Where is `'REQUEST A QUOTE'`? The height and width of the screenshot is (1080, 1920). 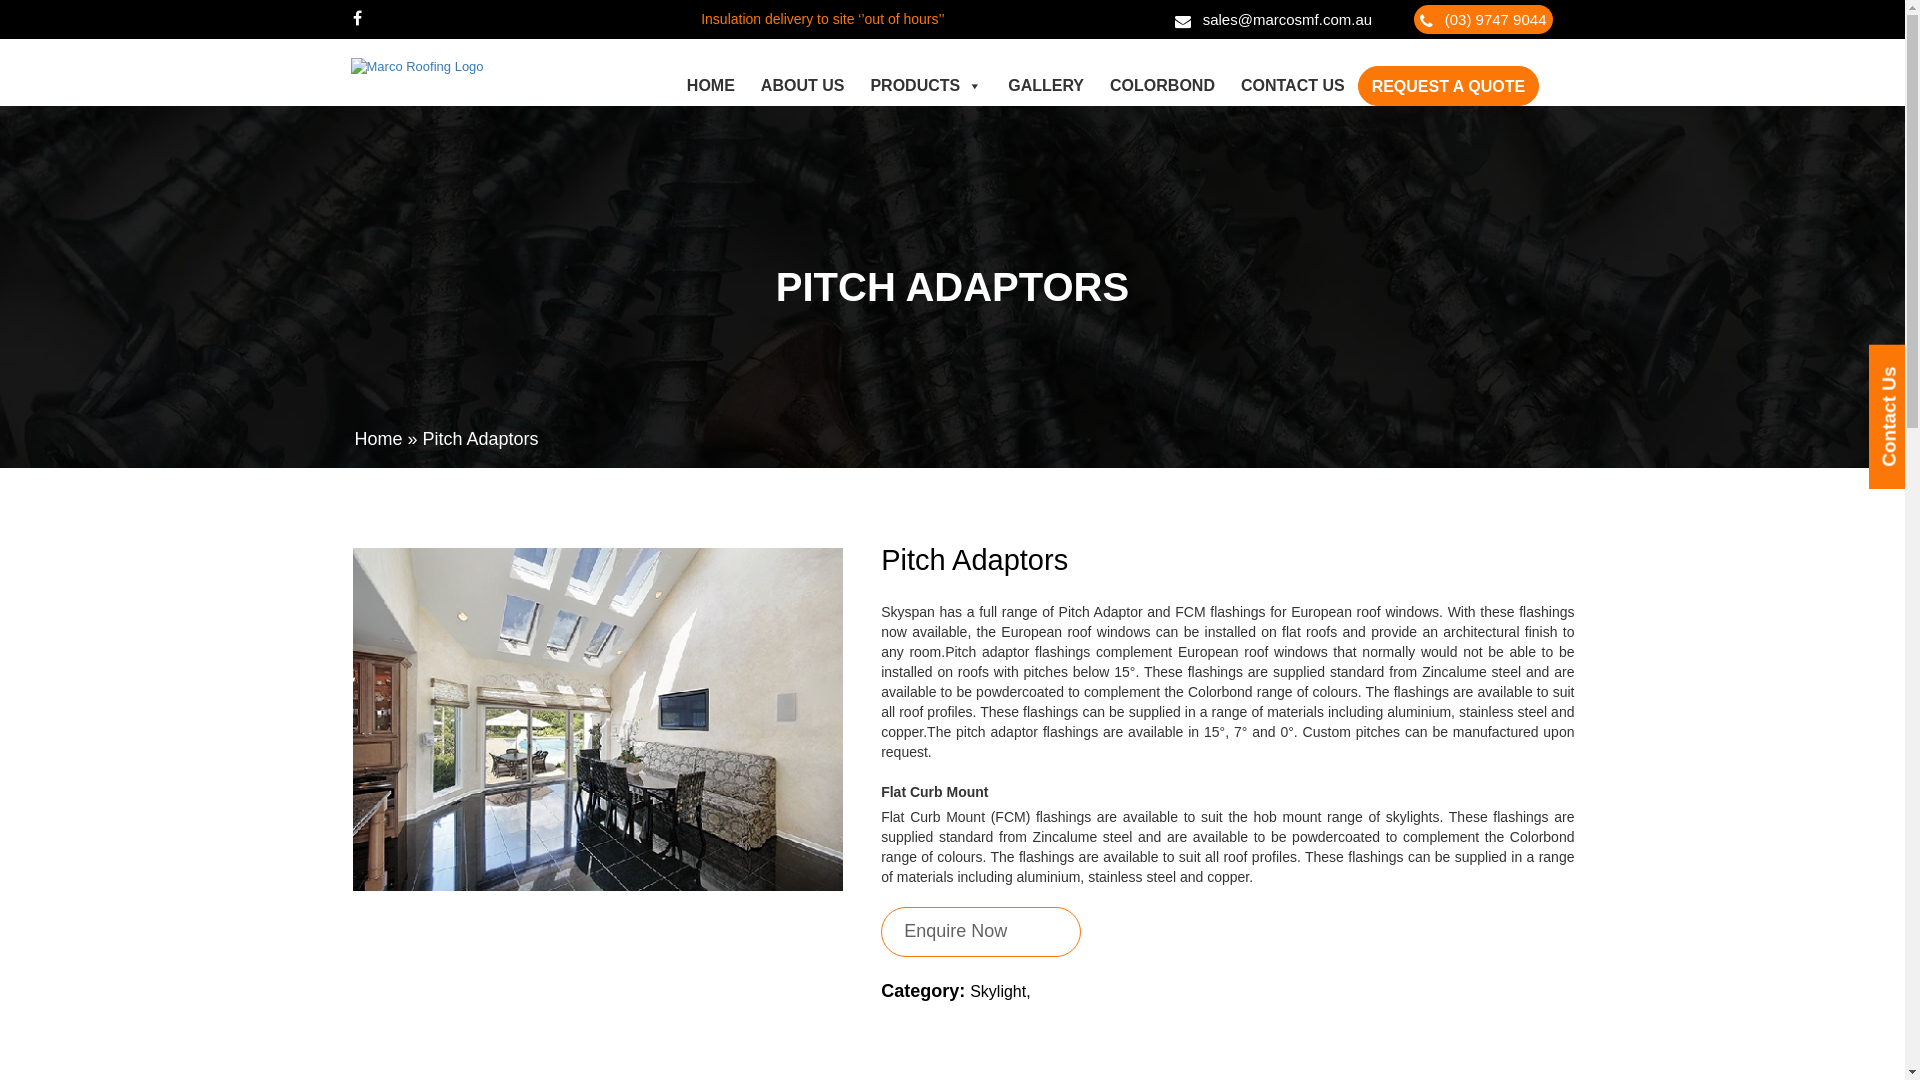
'REQUEST A QUOTE' is located at coordinates (1449, 84).